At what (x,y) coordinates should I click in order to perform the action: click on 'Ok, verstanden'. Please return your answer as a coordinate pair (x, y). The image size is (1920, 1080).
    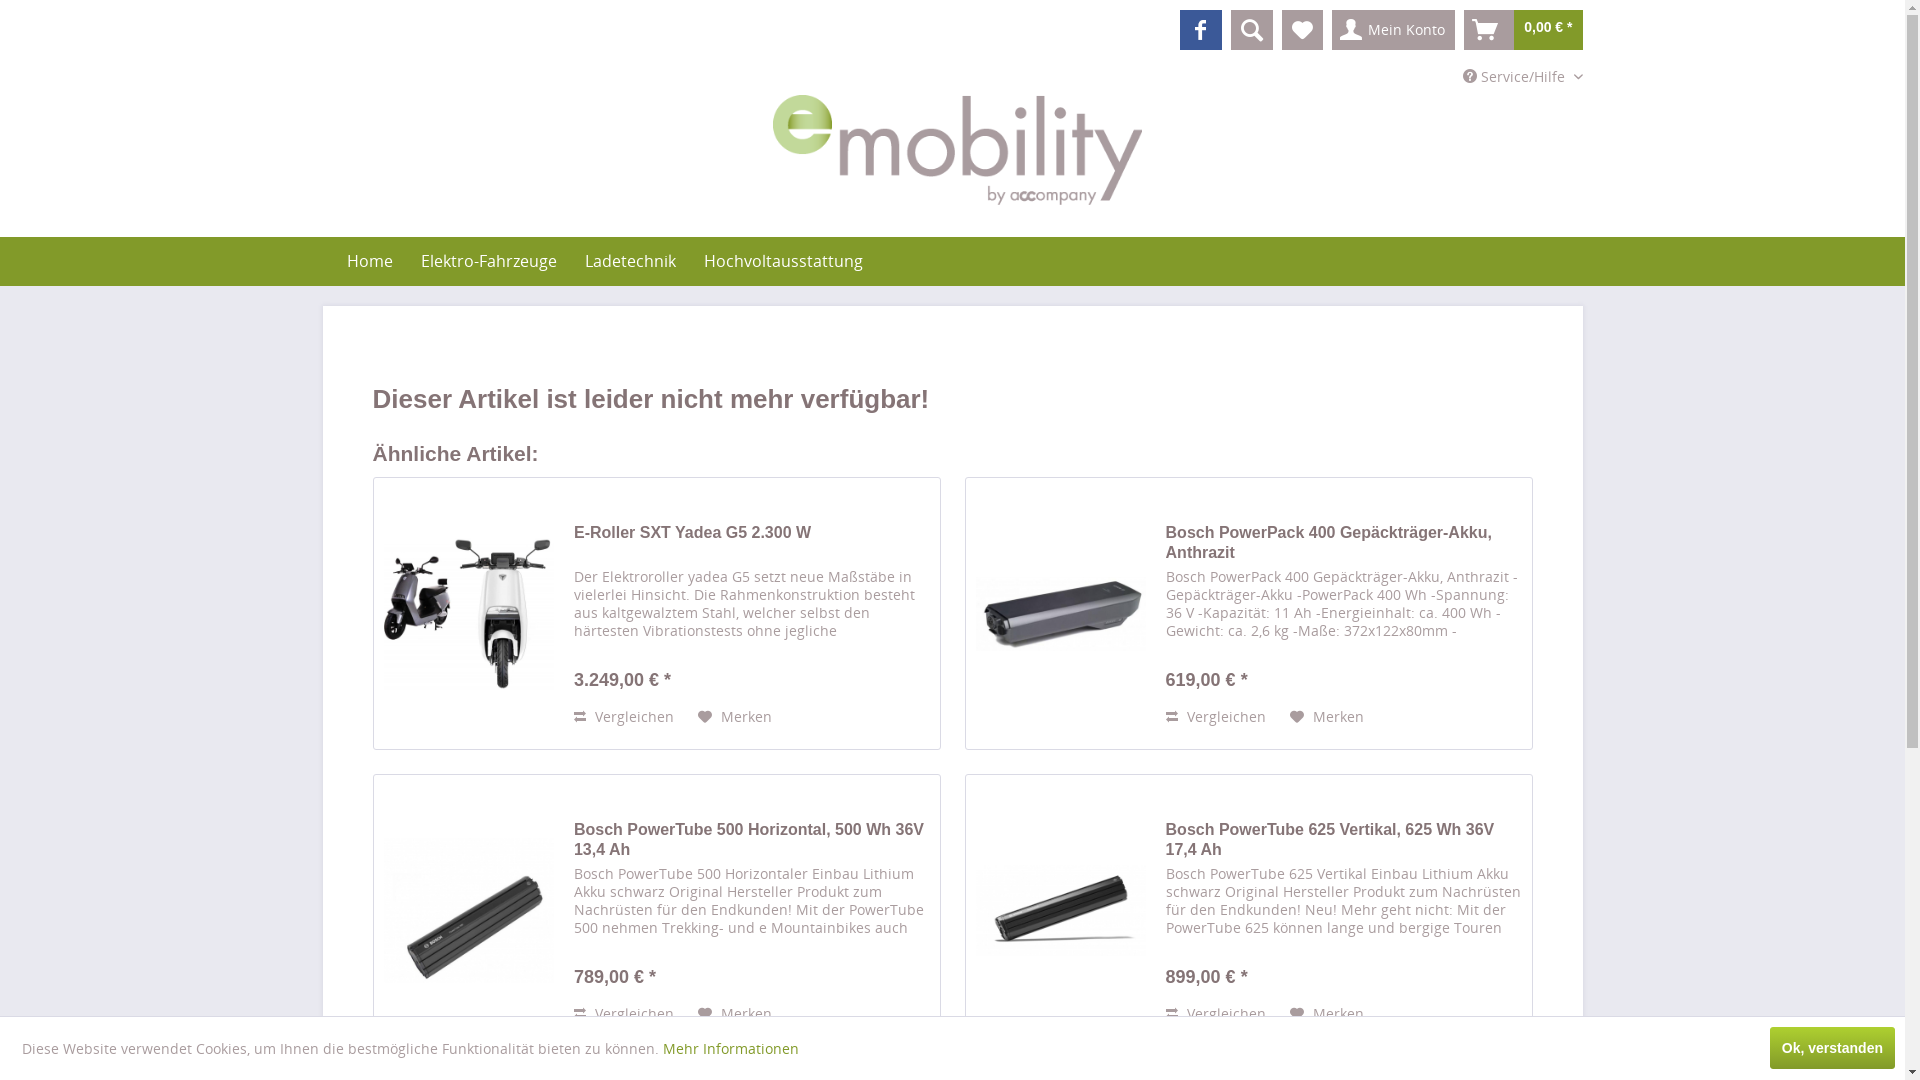
    Looking at the image, I should click on (1832, 1047).